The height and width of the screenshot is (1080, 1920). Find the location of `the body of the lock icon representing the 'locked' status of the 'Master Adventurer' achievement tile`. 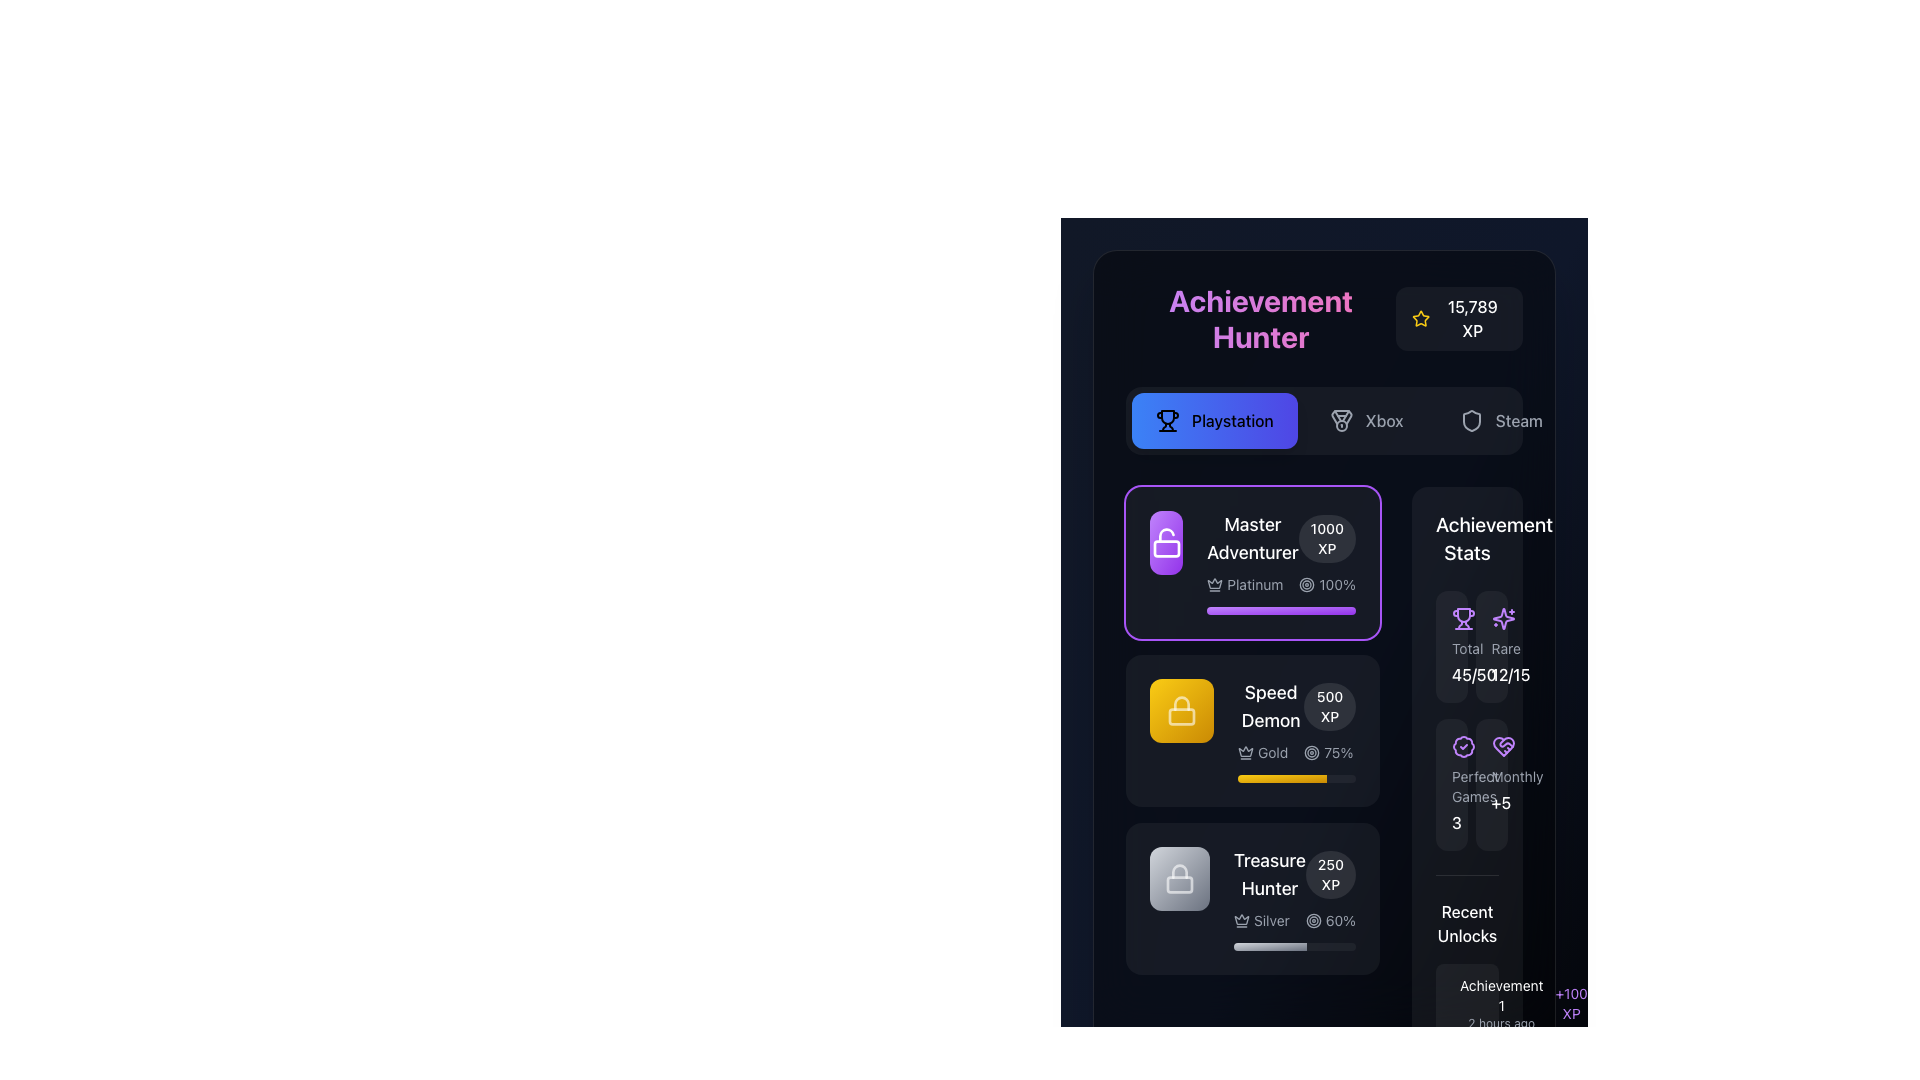

the body of the lock icon representing the 'locked' status of the 'Master Adventurer' achievement tile is located at coordinates (1181, 716).